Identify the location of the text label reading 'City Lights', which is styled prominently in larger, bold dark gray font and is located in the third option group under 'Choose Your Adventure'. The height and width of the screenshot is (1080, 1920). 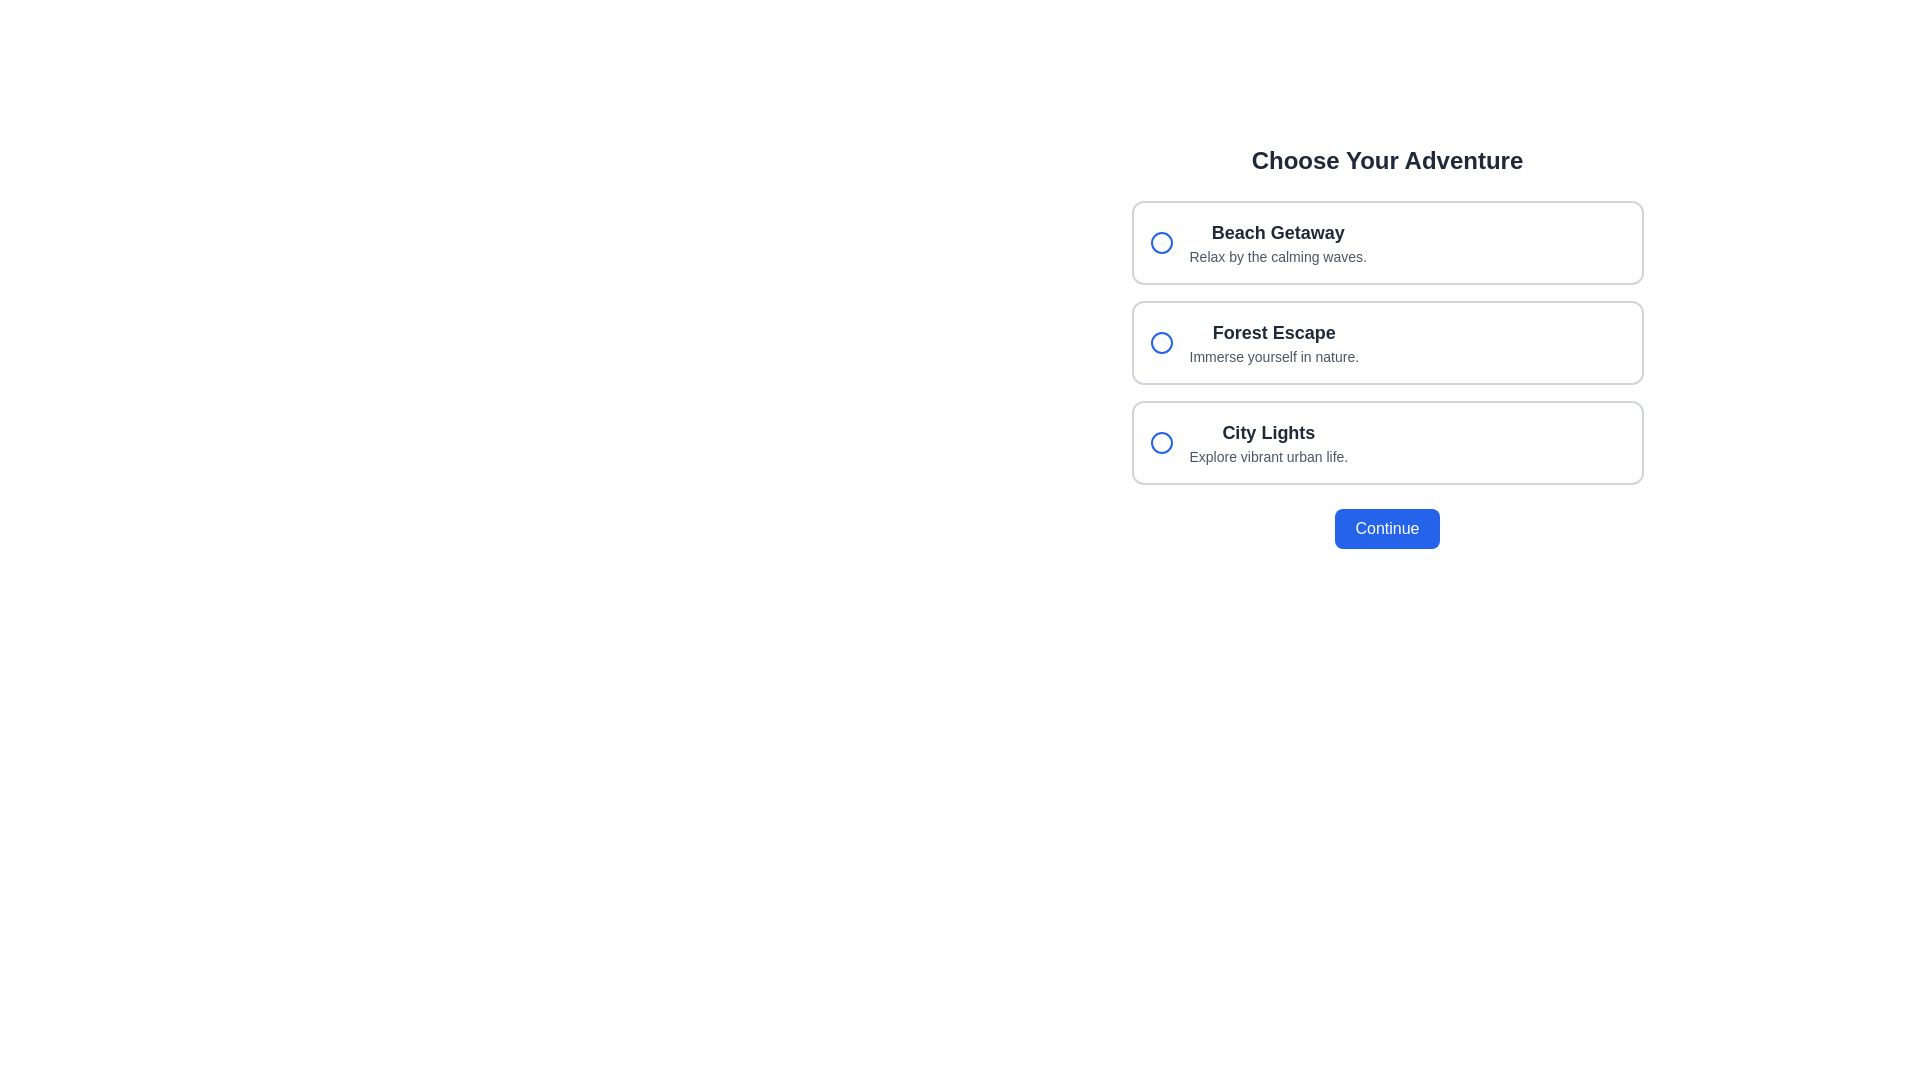
(1267, 431).